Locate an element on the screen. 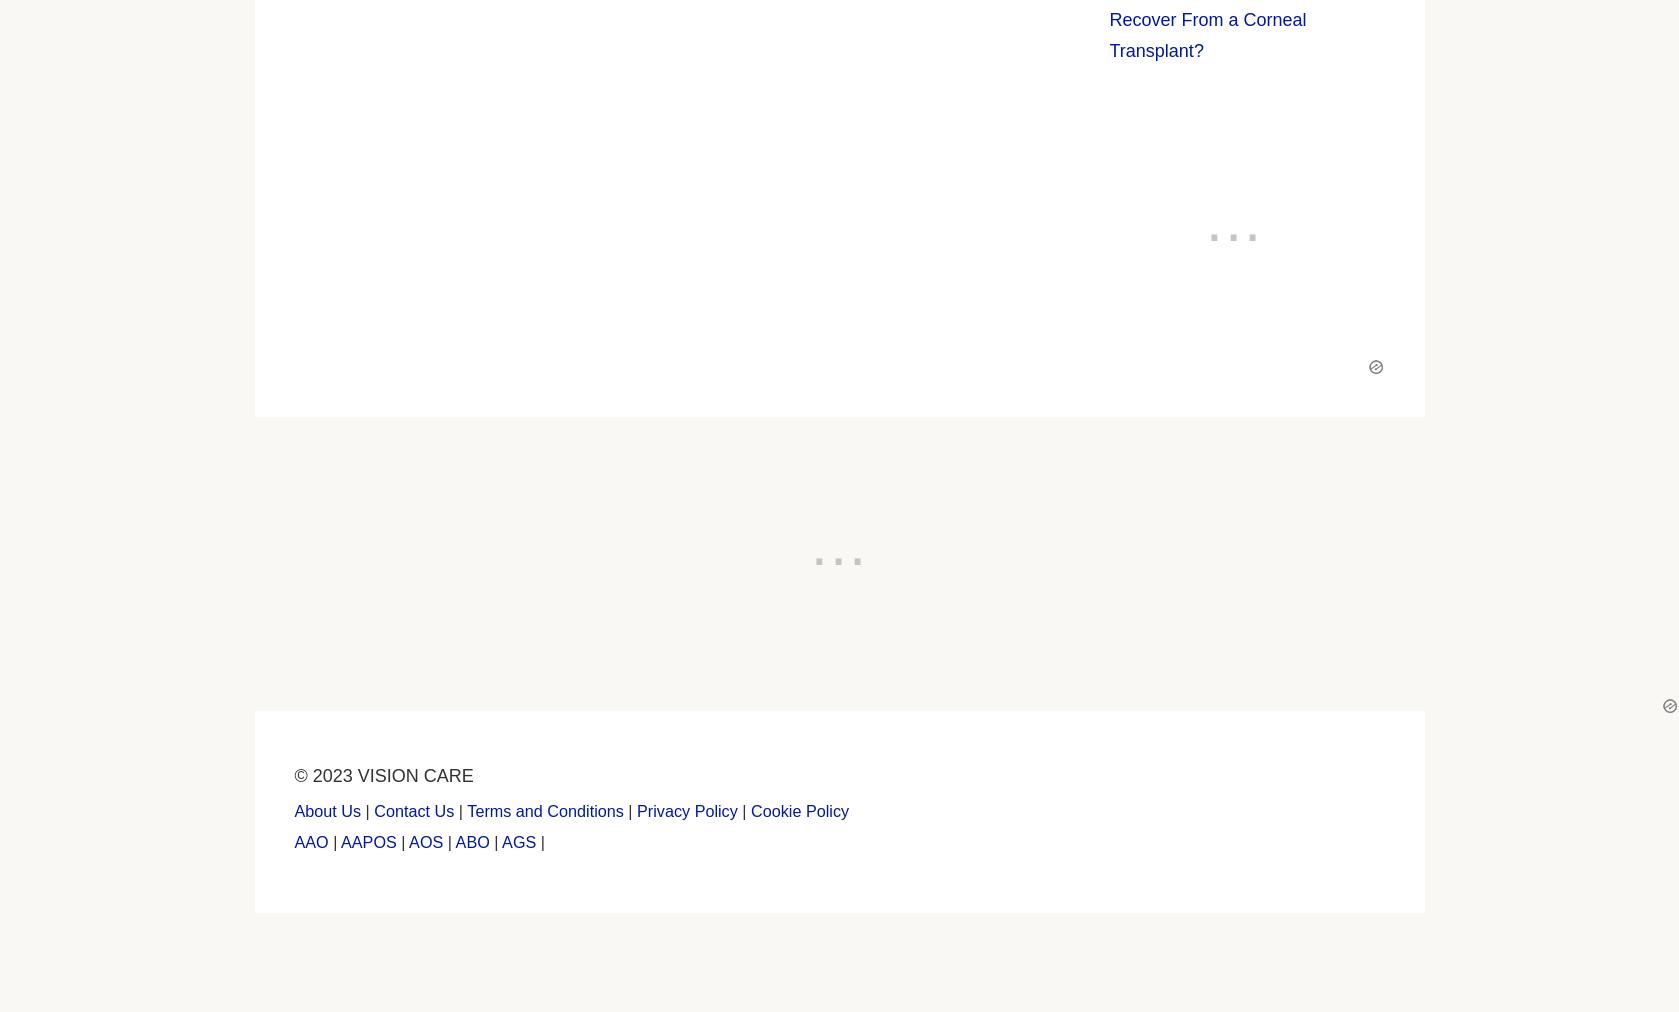  '© 2023 VISION CARE' is located at coordinates (383, 773).